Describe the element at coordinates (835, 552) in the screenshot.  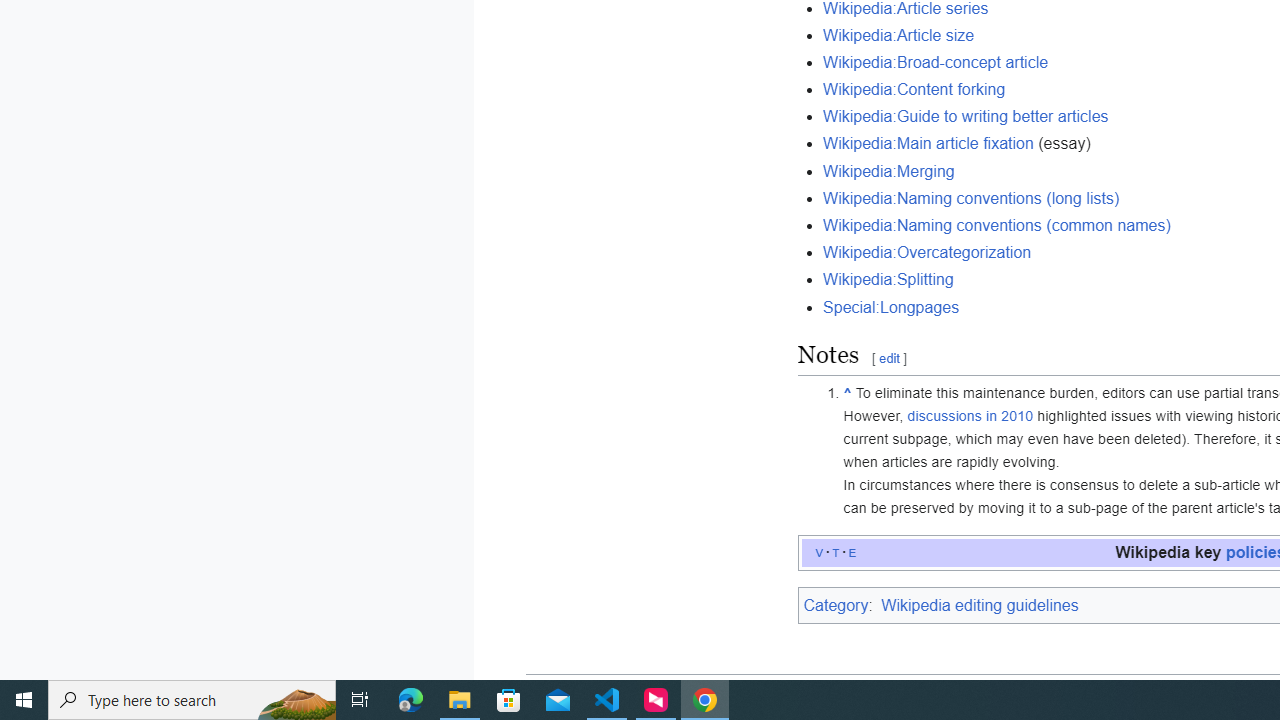
I see `'t'` at that location.